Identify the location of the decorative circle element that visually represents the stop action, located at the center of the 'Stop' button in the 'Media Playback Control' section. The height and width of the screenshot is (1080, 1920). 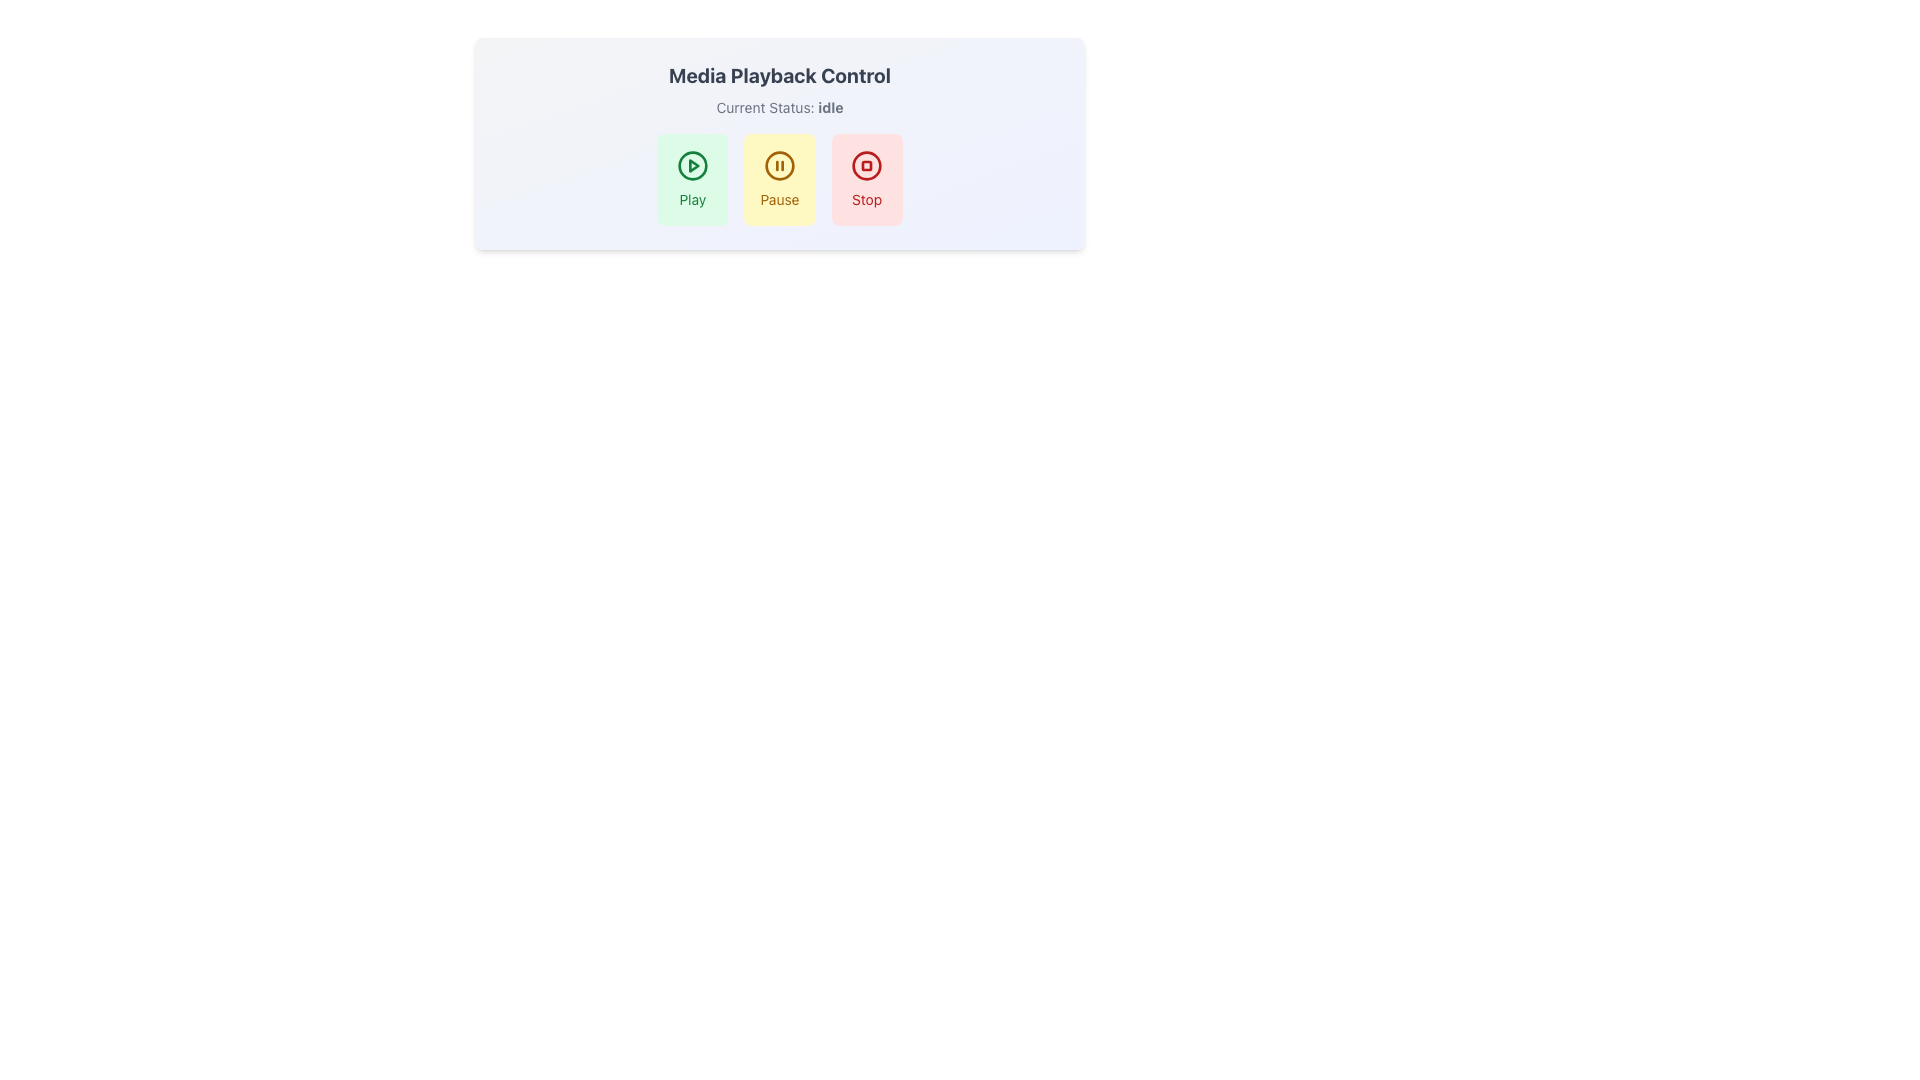
(867, 164).